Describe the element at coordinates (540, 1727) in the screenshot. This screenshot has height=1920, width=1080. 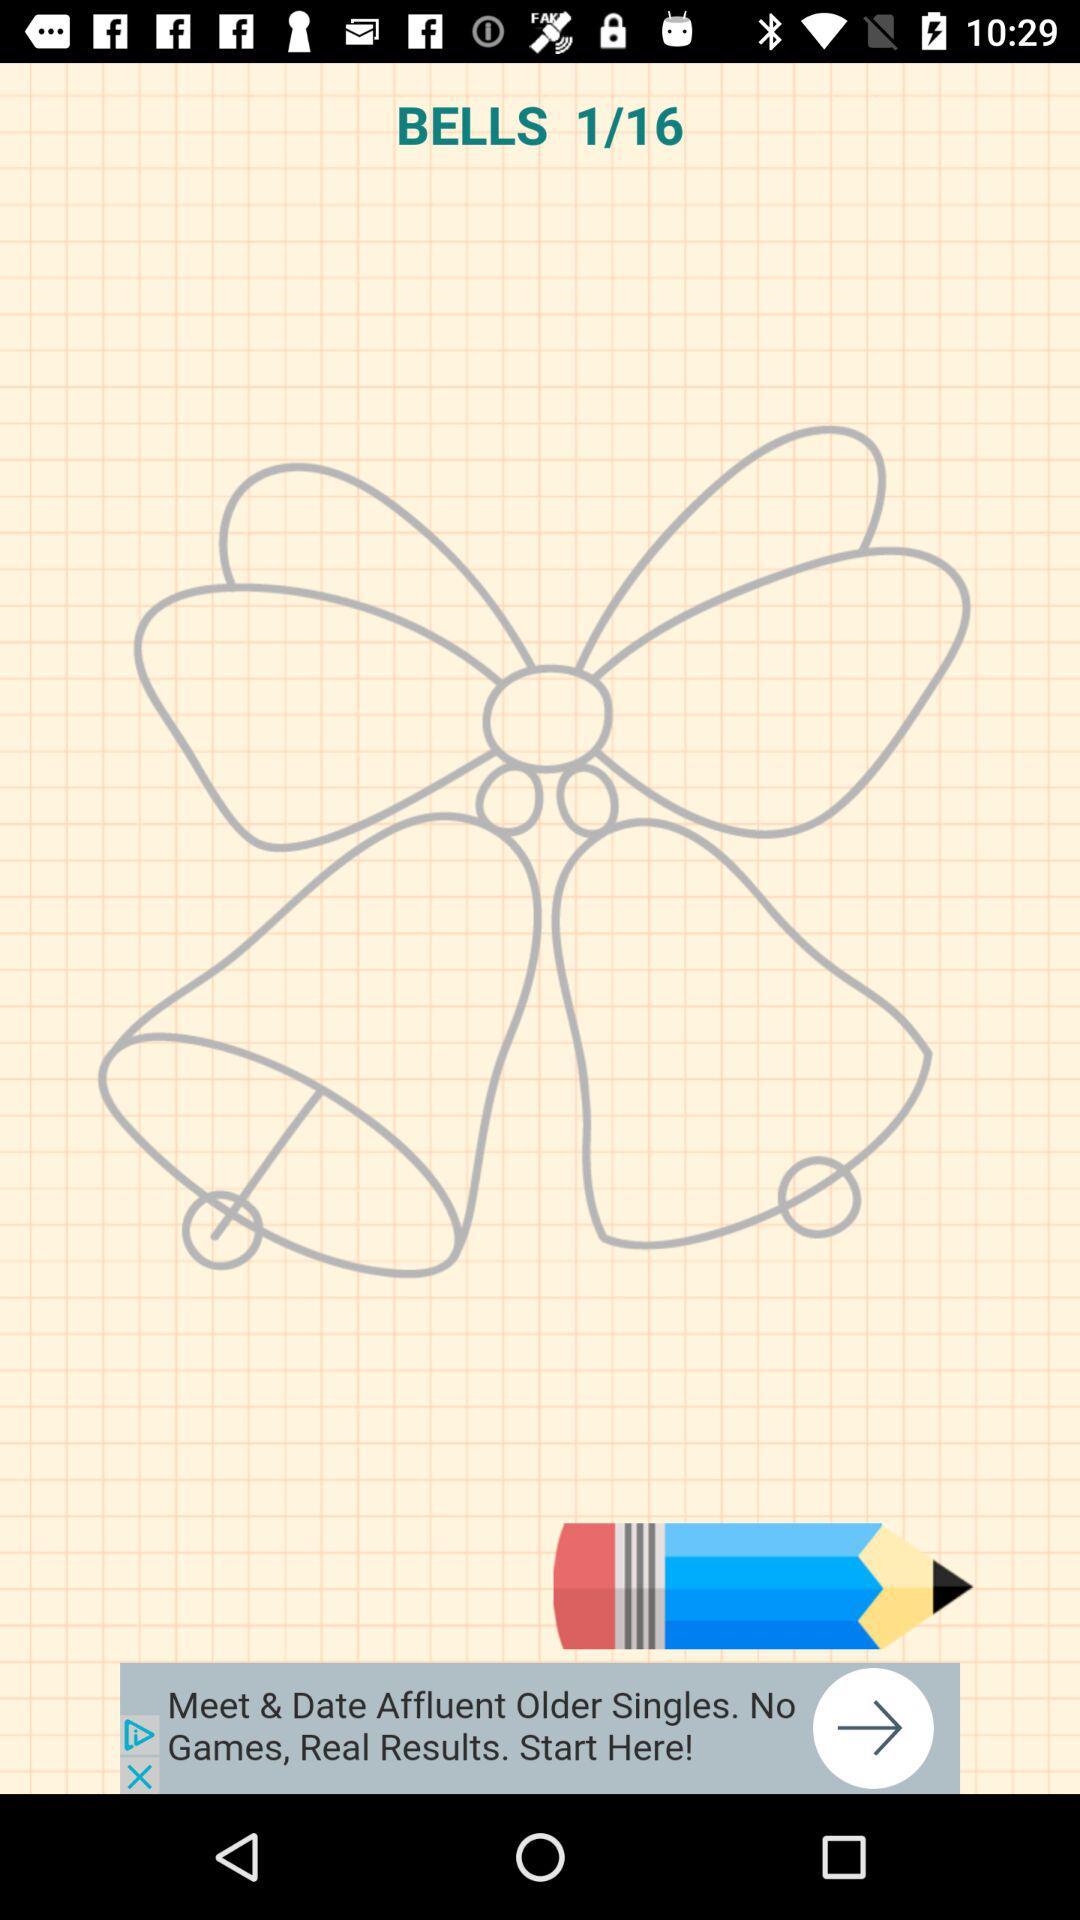
I see `advertisement` at that location.